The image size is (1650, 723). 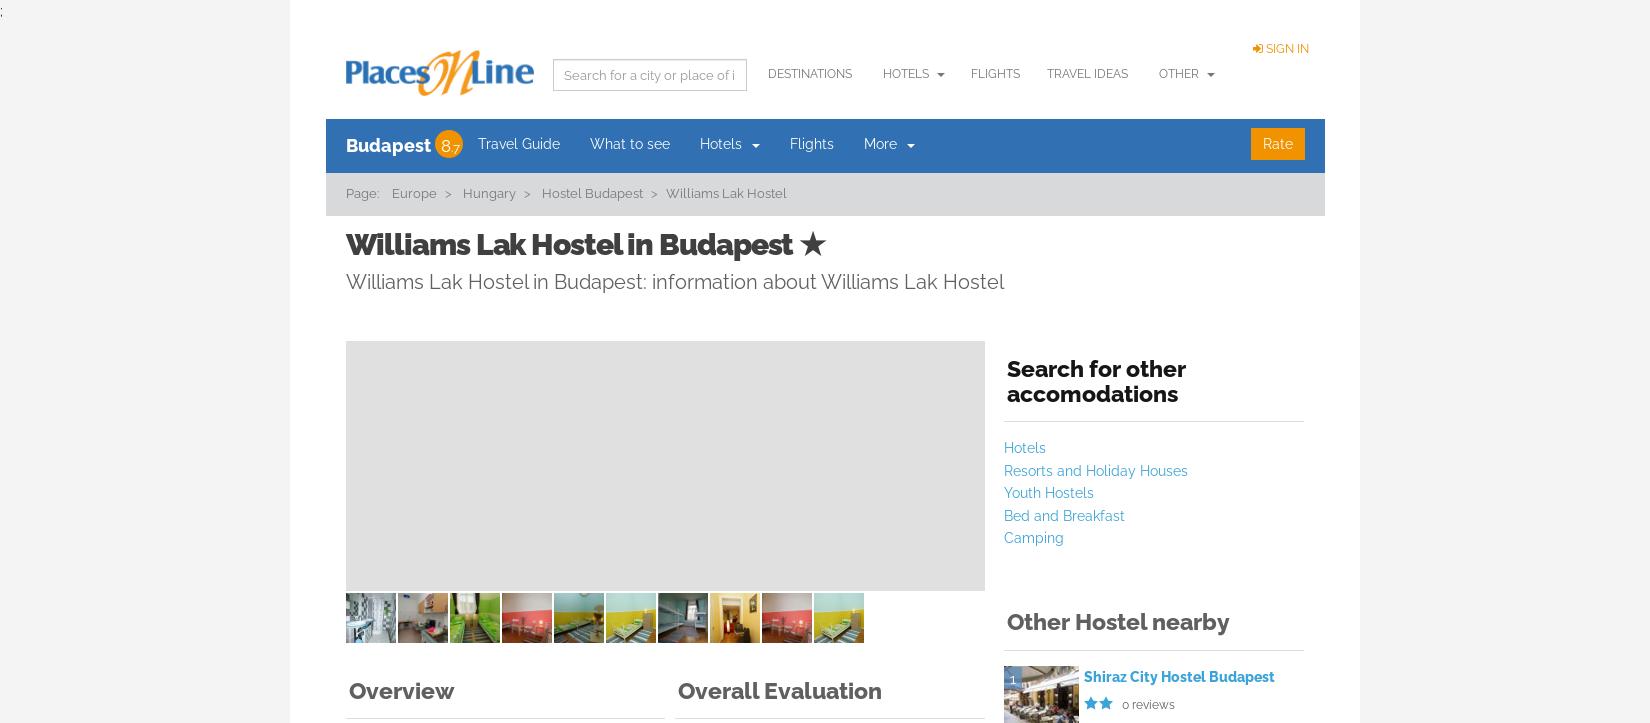 What do you see at coordinates (361, 193) in the screenshot?
I see `'Page:'` at bounding box center [361, 193].